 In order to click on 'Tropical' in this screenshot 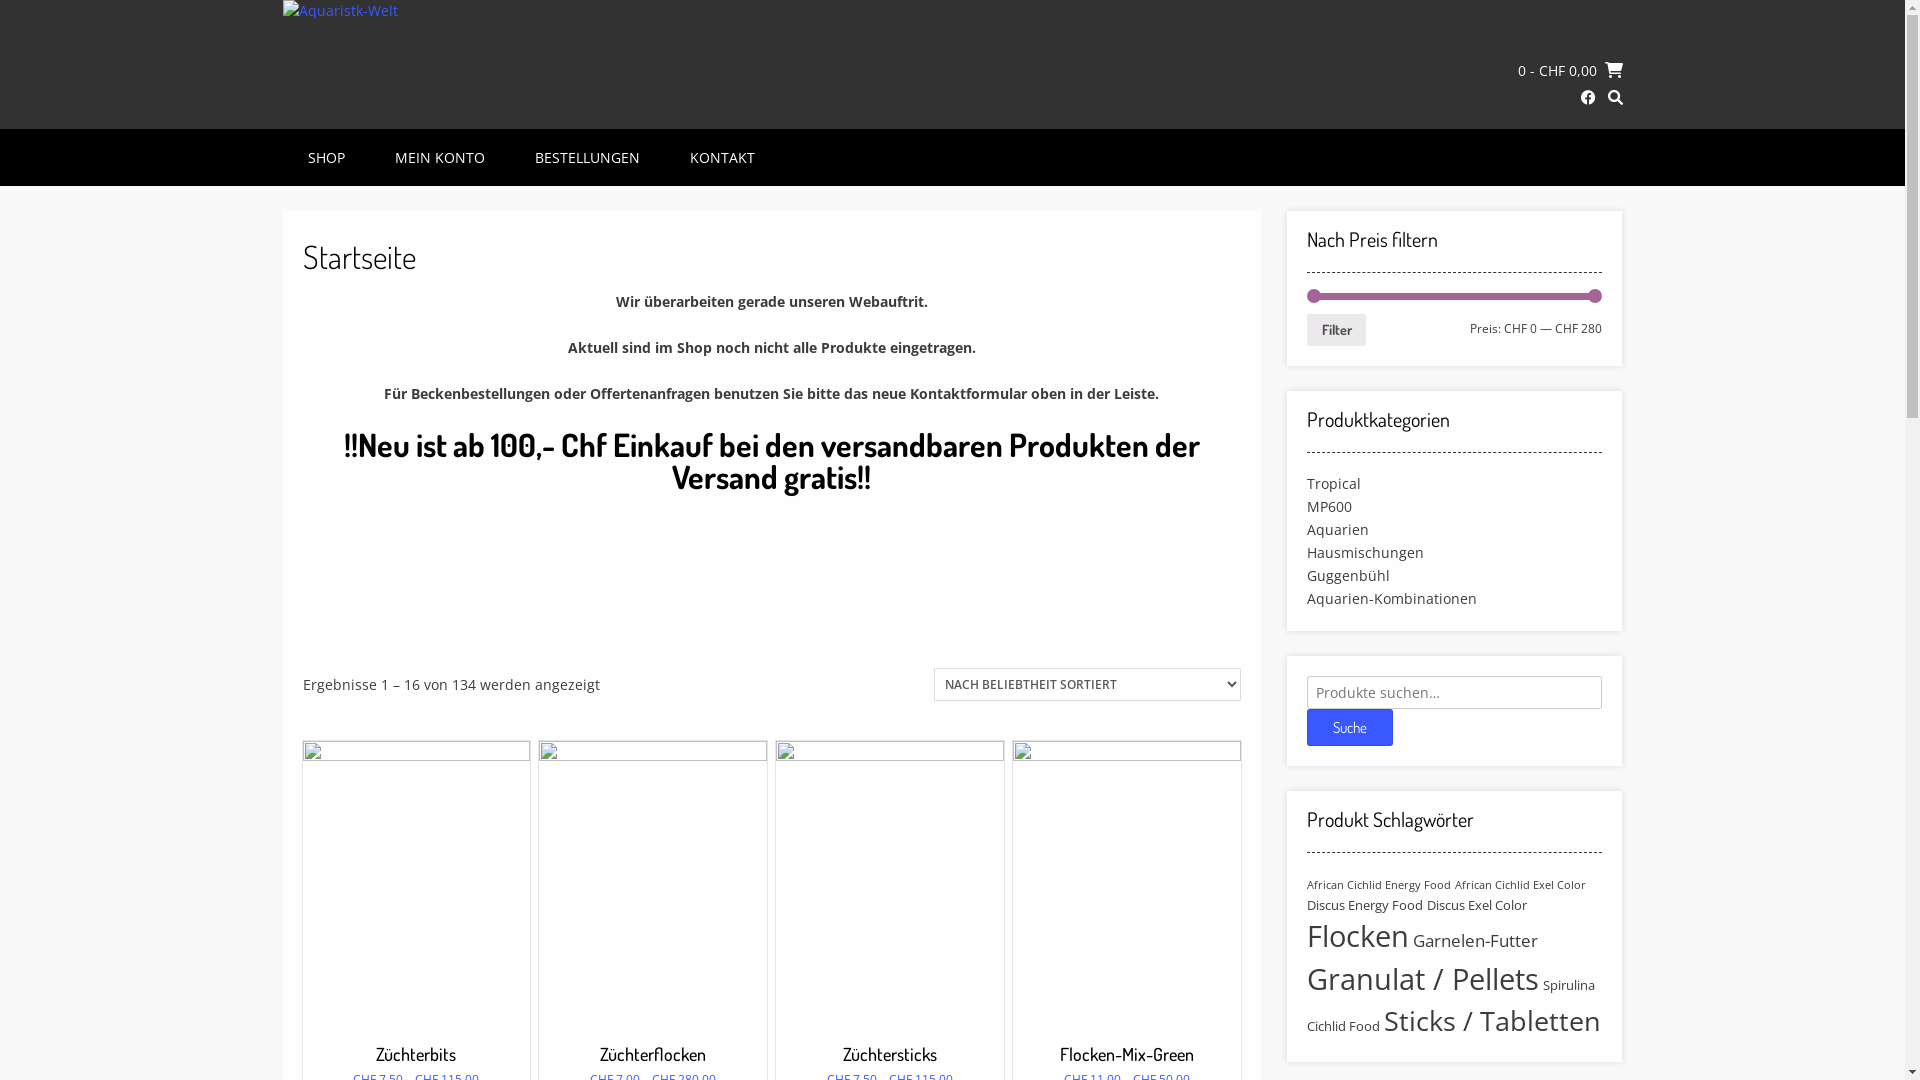, I will do `click(1334, 483)`.